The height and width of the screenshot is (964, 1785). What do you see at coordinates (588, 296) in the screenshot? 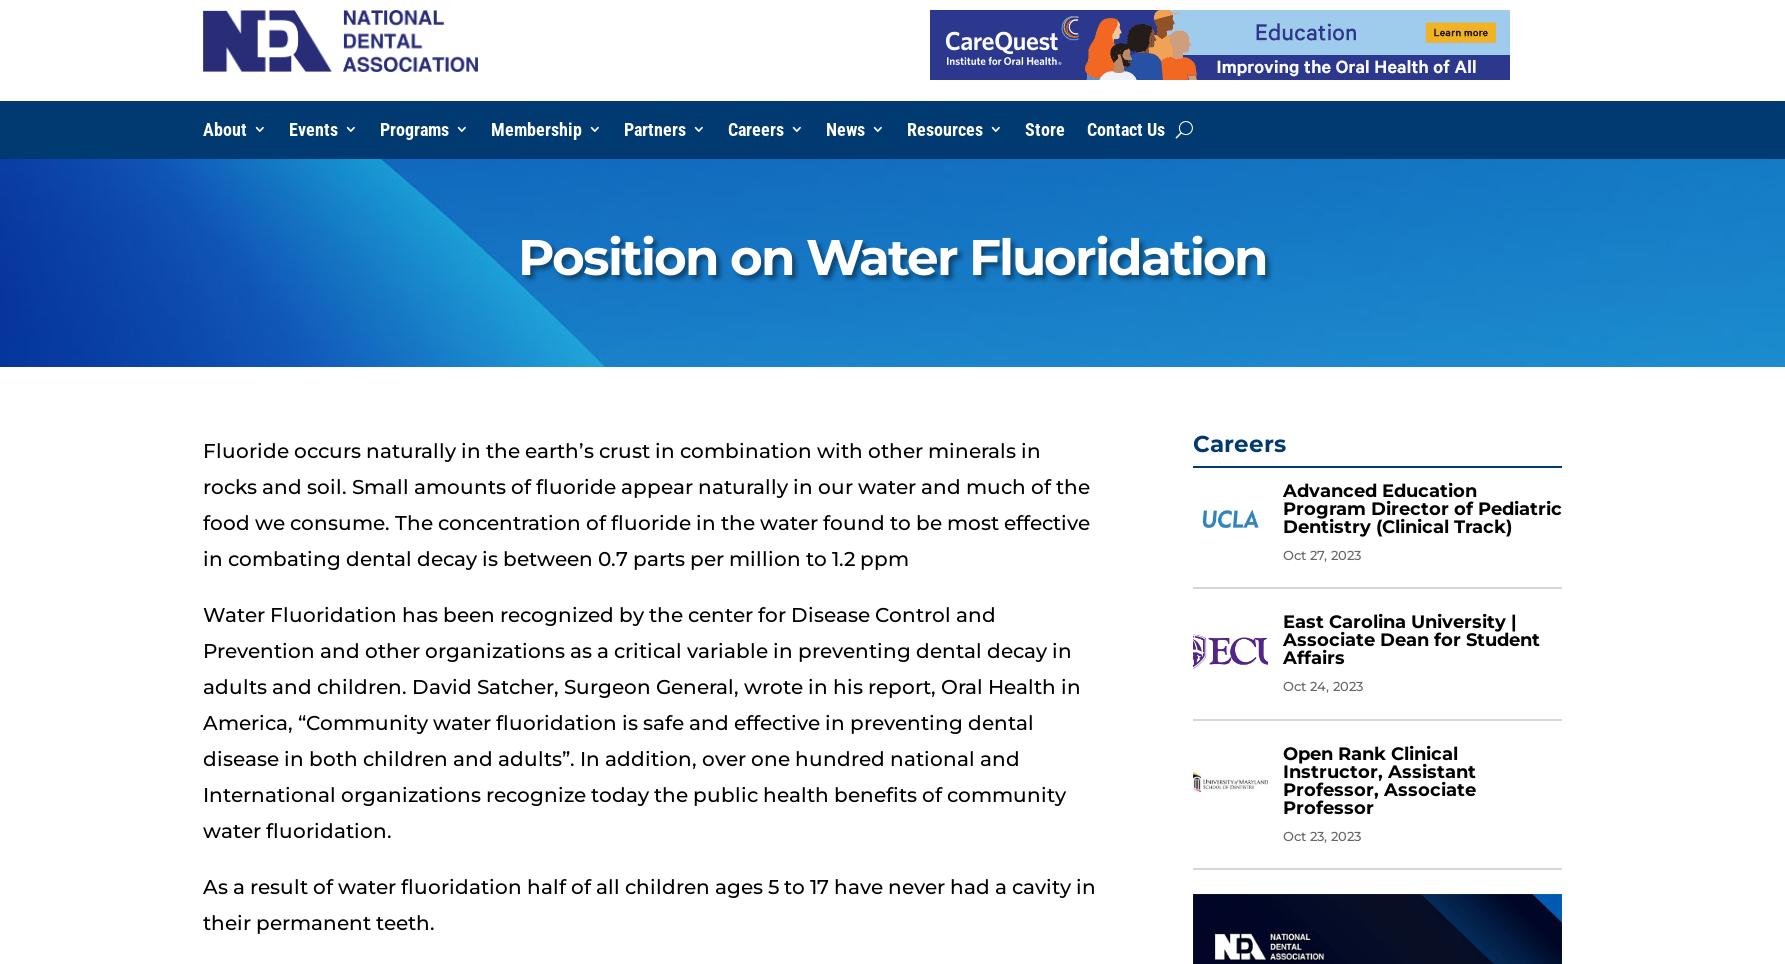
I see `'Local Dental Societies – Pay National Dues'` at bounding box center [588, 296].